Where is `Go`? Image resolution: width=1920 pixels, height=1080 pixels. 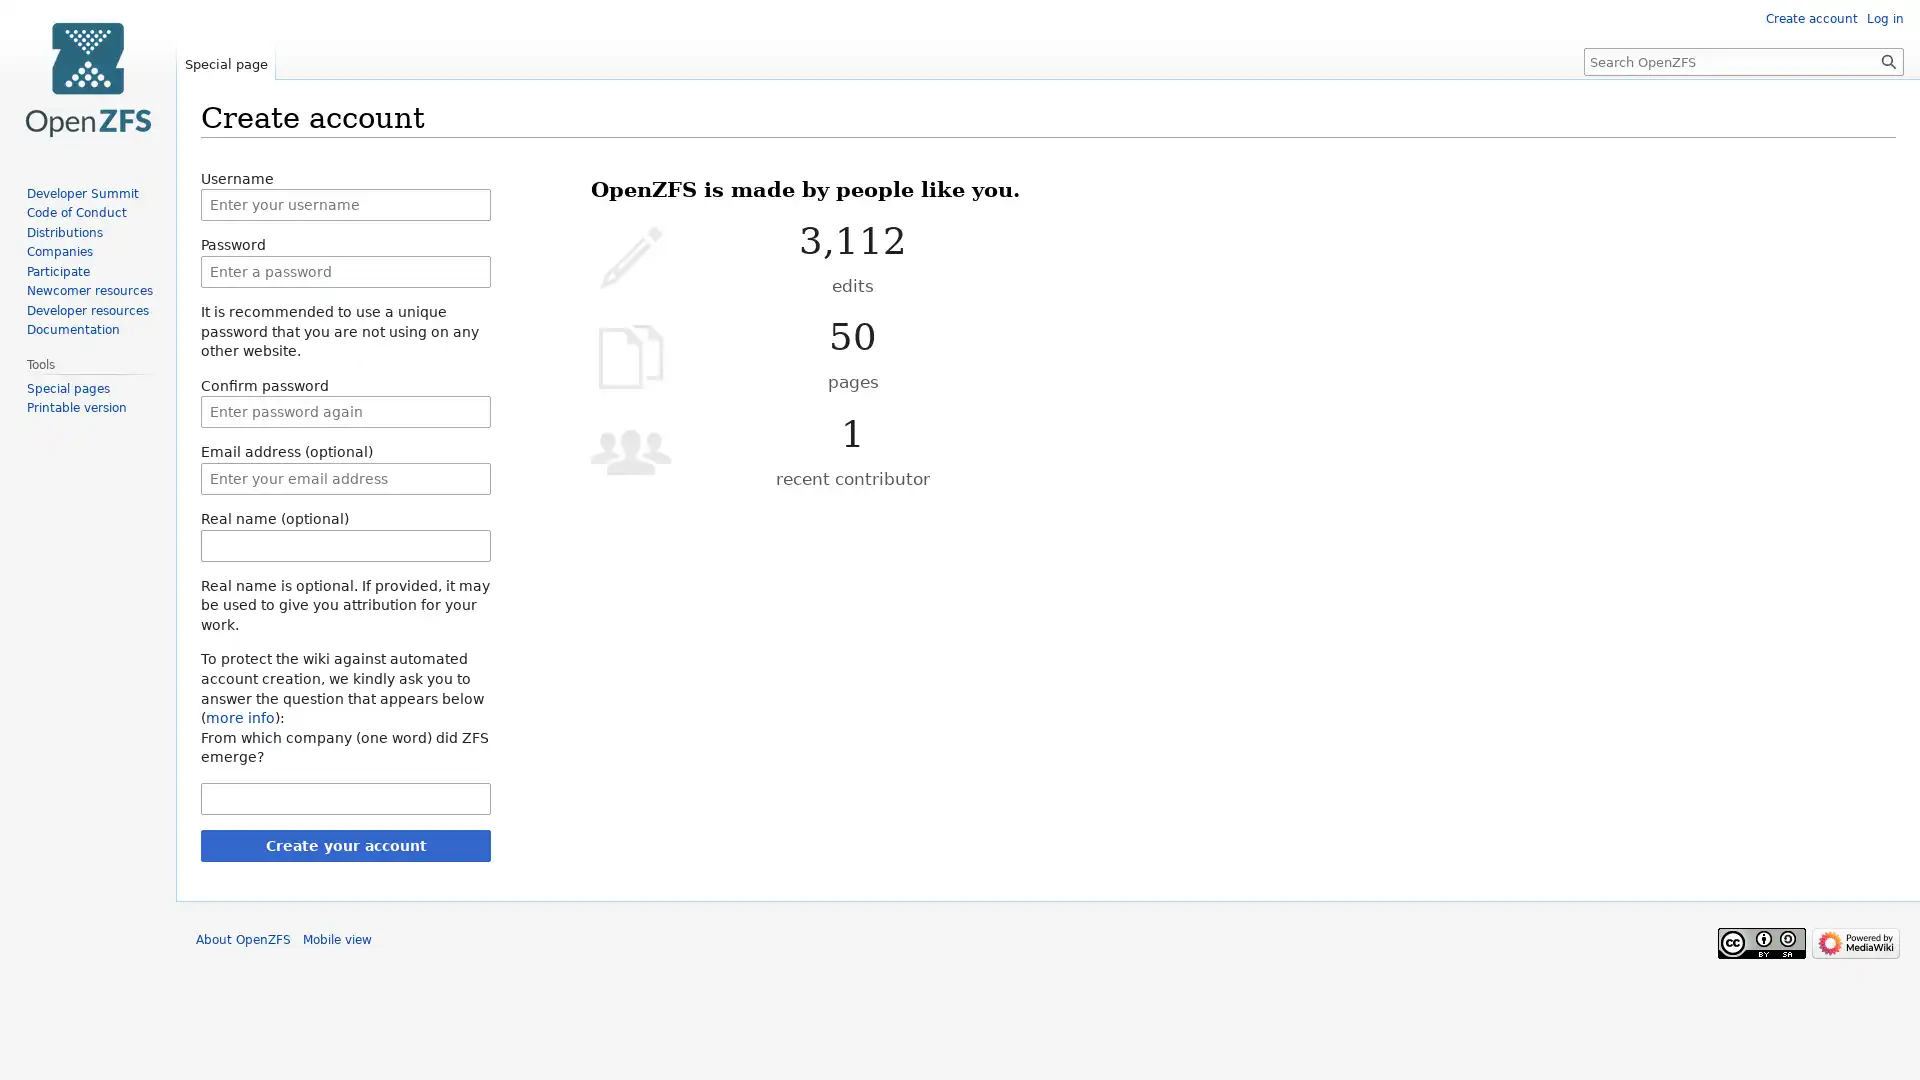 Go is located at coordinates (1888, 60).